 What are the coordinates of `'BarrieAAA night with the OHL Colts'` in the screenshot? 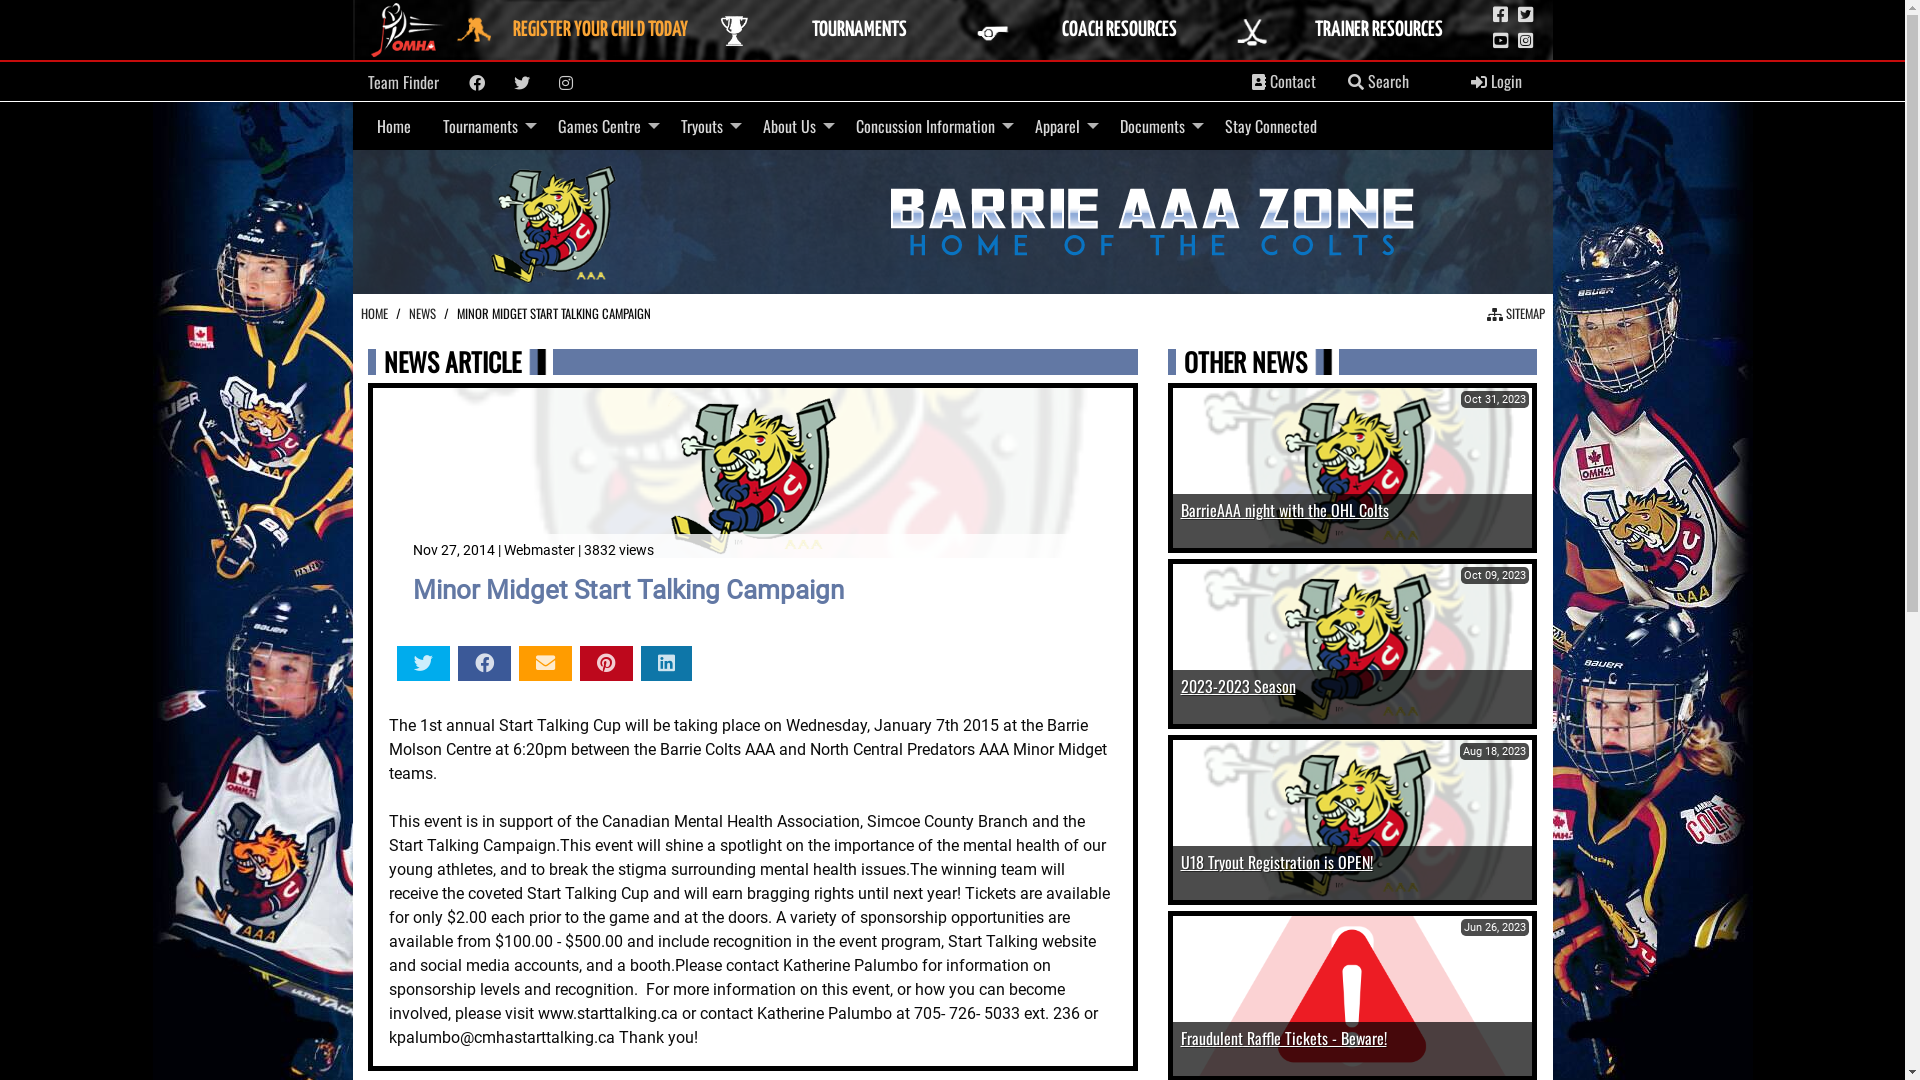 It's located at (1283, 508).